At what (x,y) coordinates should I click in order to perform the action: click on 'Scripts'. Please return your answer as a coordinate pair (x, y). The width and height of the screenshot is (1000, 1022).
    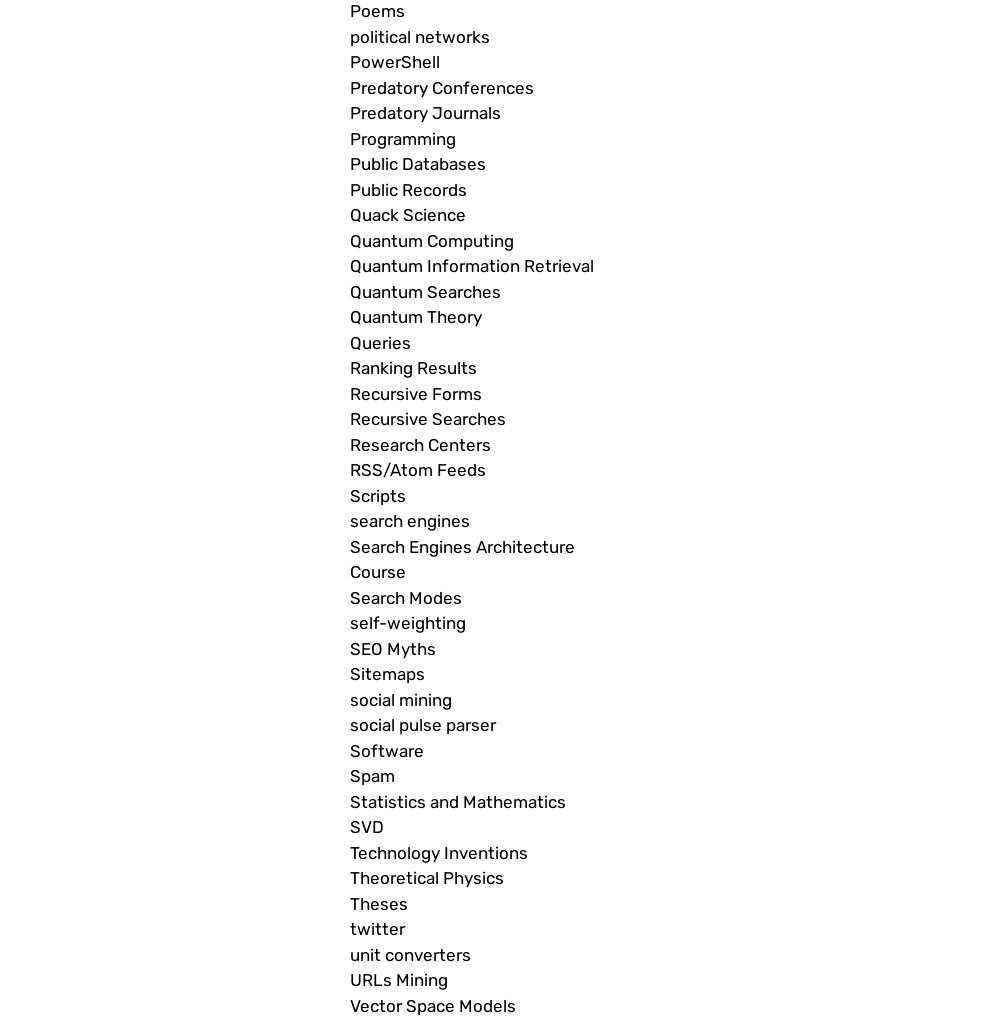
    Looking at the image, I should click on (378, 494).